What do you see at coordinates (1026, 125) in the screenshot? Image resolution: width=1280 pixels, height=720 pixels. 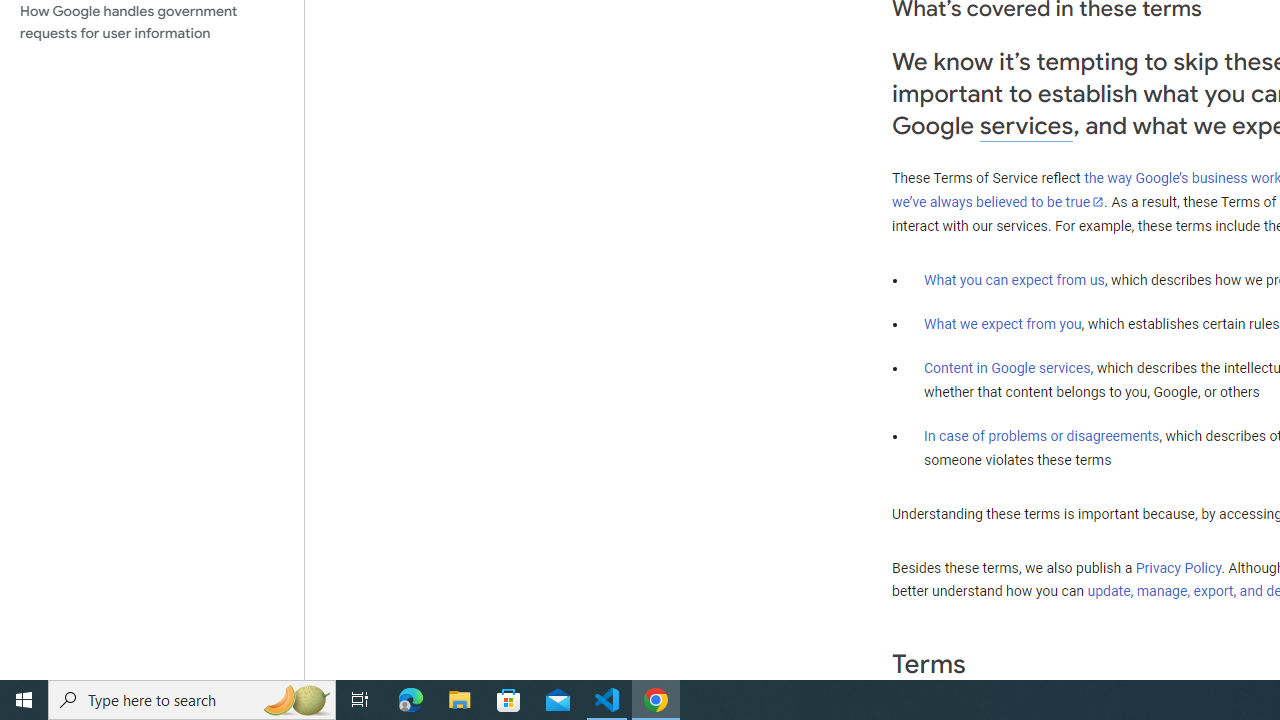 I see `'services'` at bounding box center [1026, 125].